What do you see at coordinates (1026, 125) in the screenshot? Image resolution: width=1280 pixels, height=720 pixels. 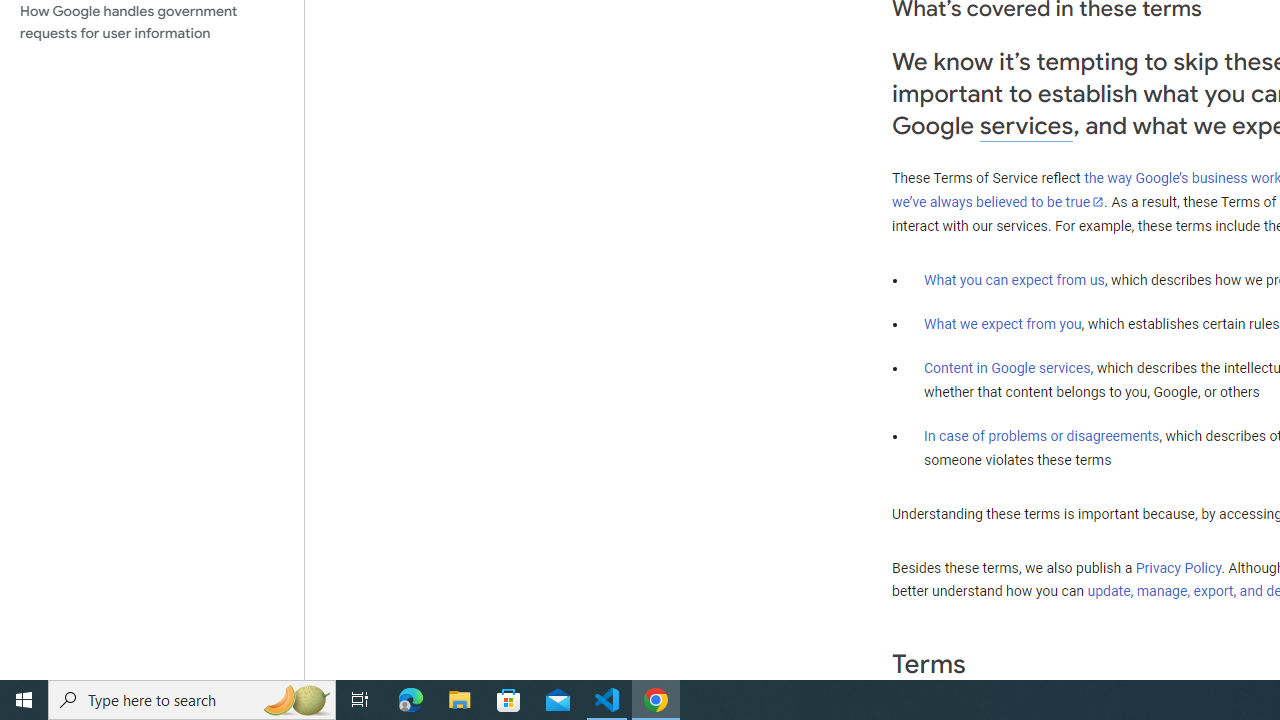 I see `'services'` at bounding box center [1026, 125].